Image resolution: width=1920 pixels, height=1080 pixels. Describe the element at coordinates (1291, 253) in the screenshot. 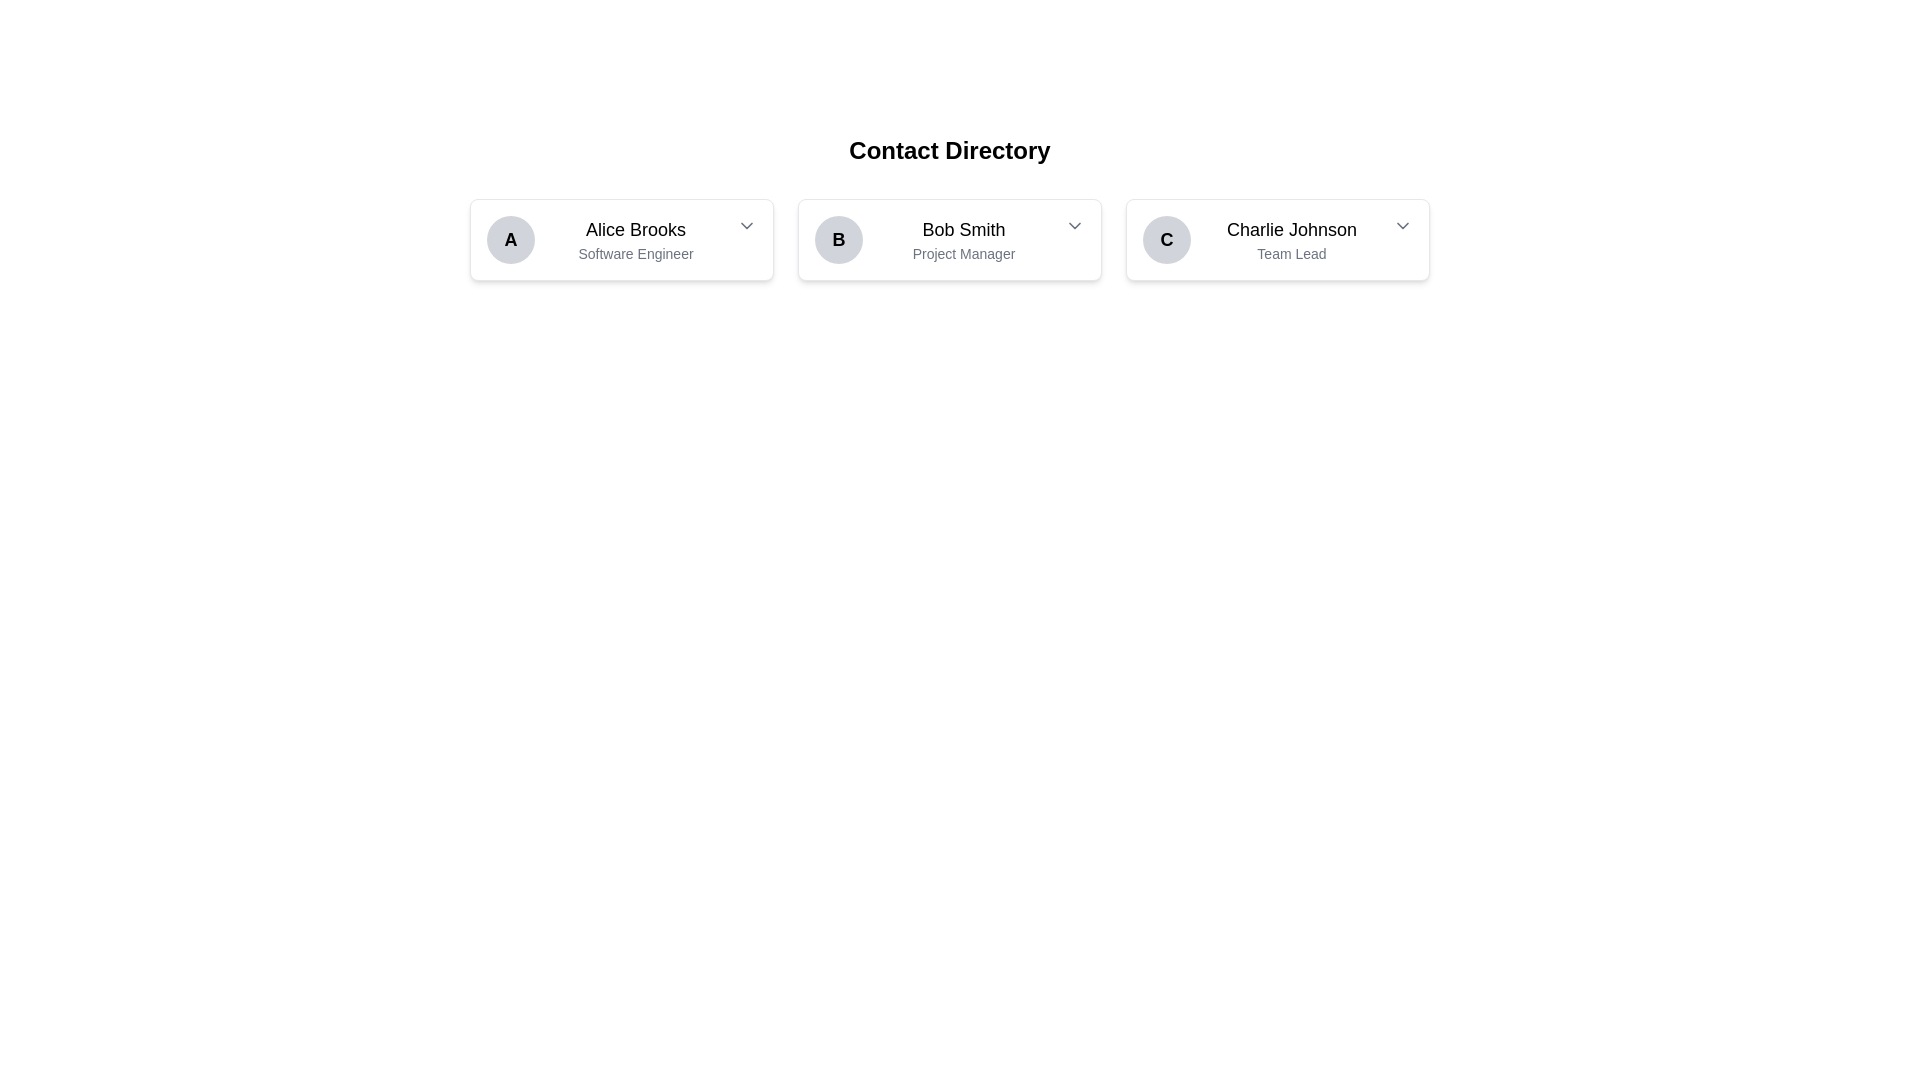

I see `the Text label that signifies the professional designation of the contact 'Charlie Johnson', located at the bottom of the contact card, directly below the name and centrally aligned` at that location.